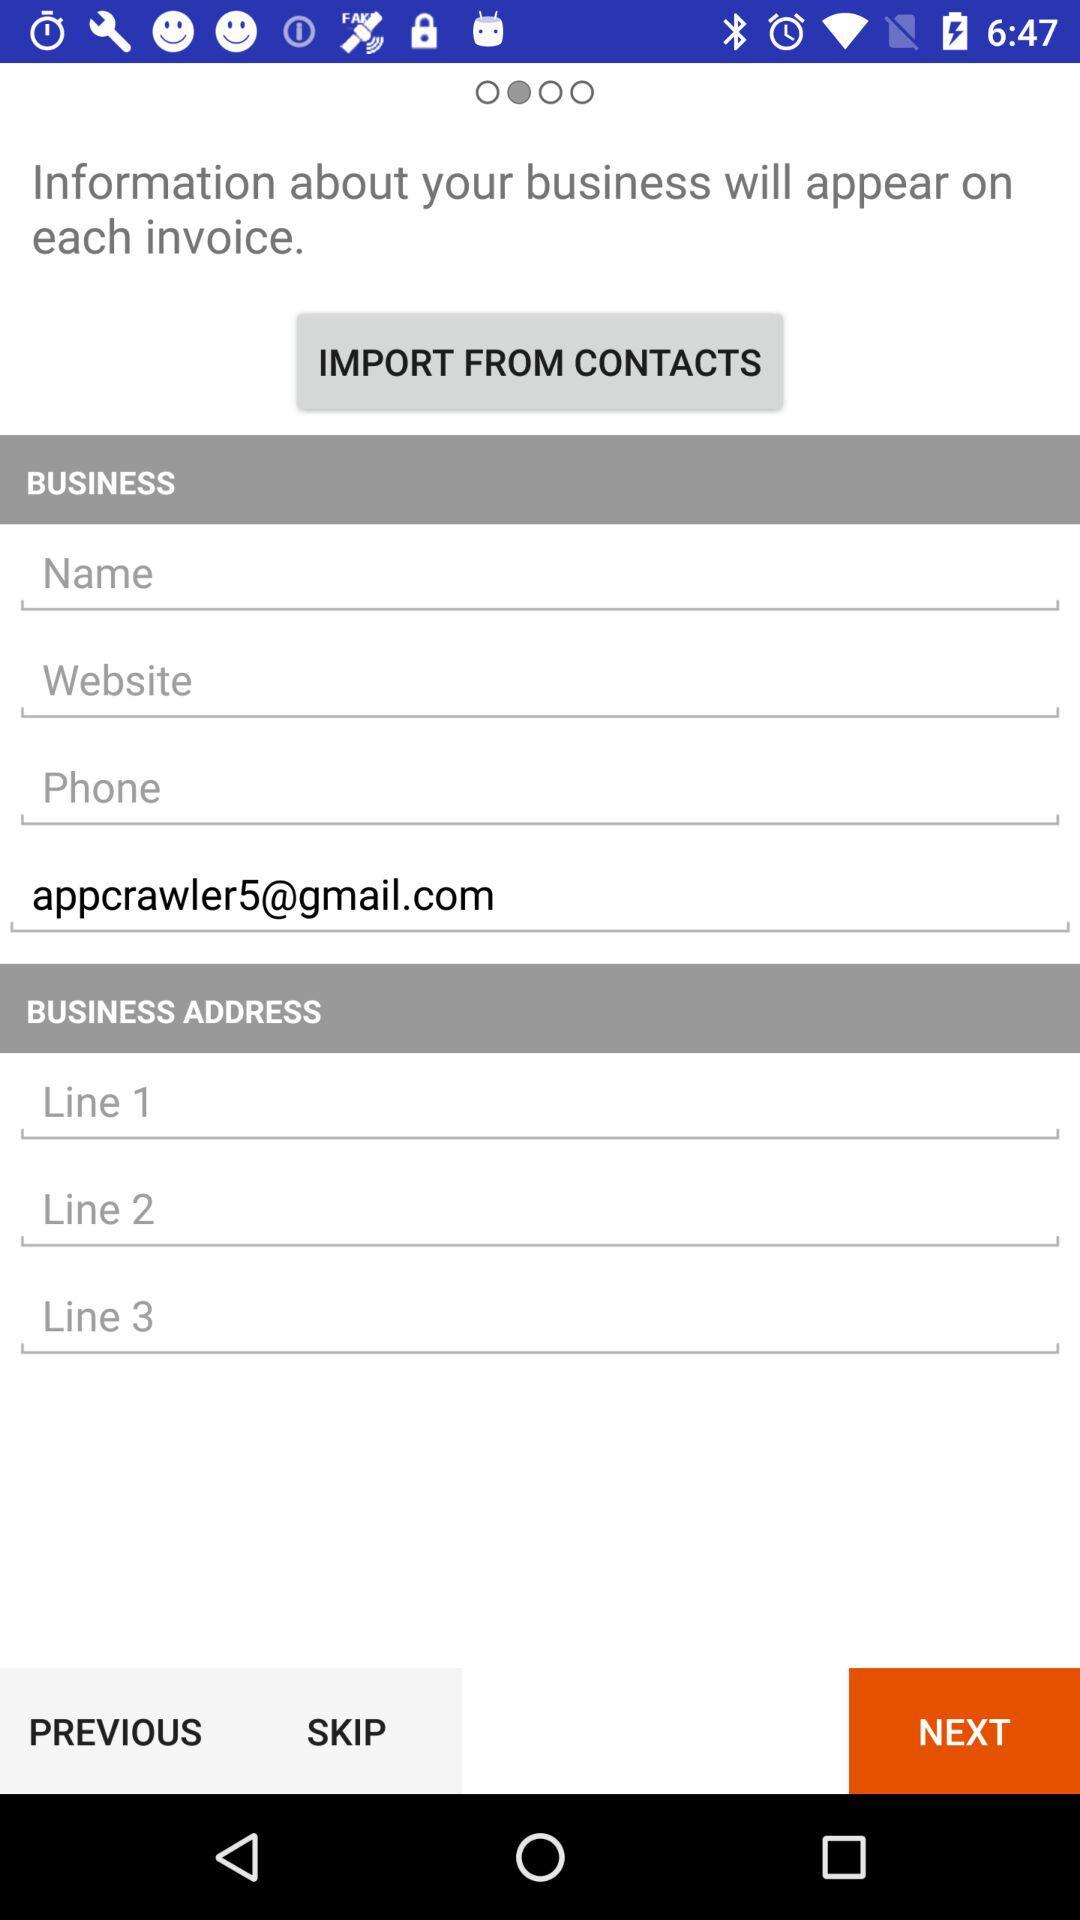  What do you see at coordinates (115, 1730) in the screenshot?
I see `the icon to the left of skip` at bounding box center [115, 1730].